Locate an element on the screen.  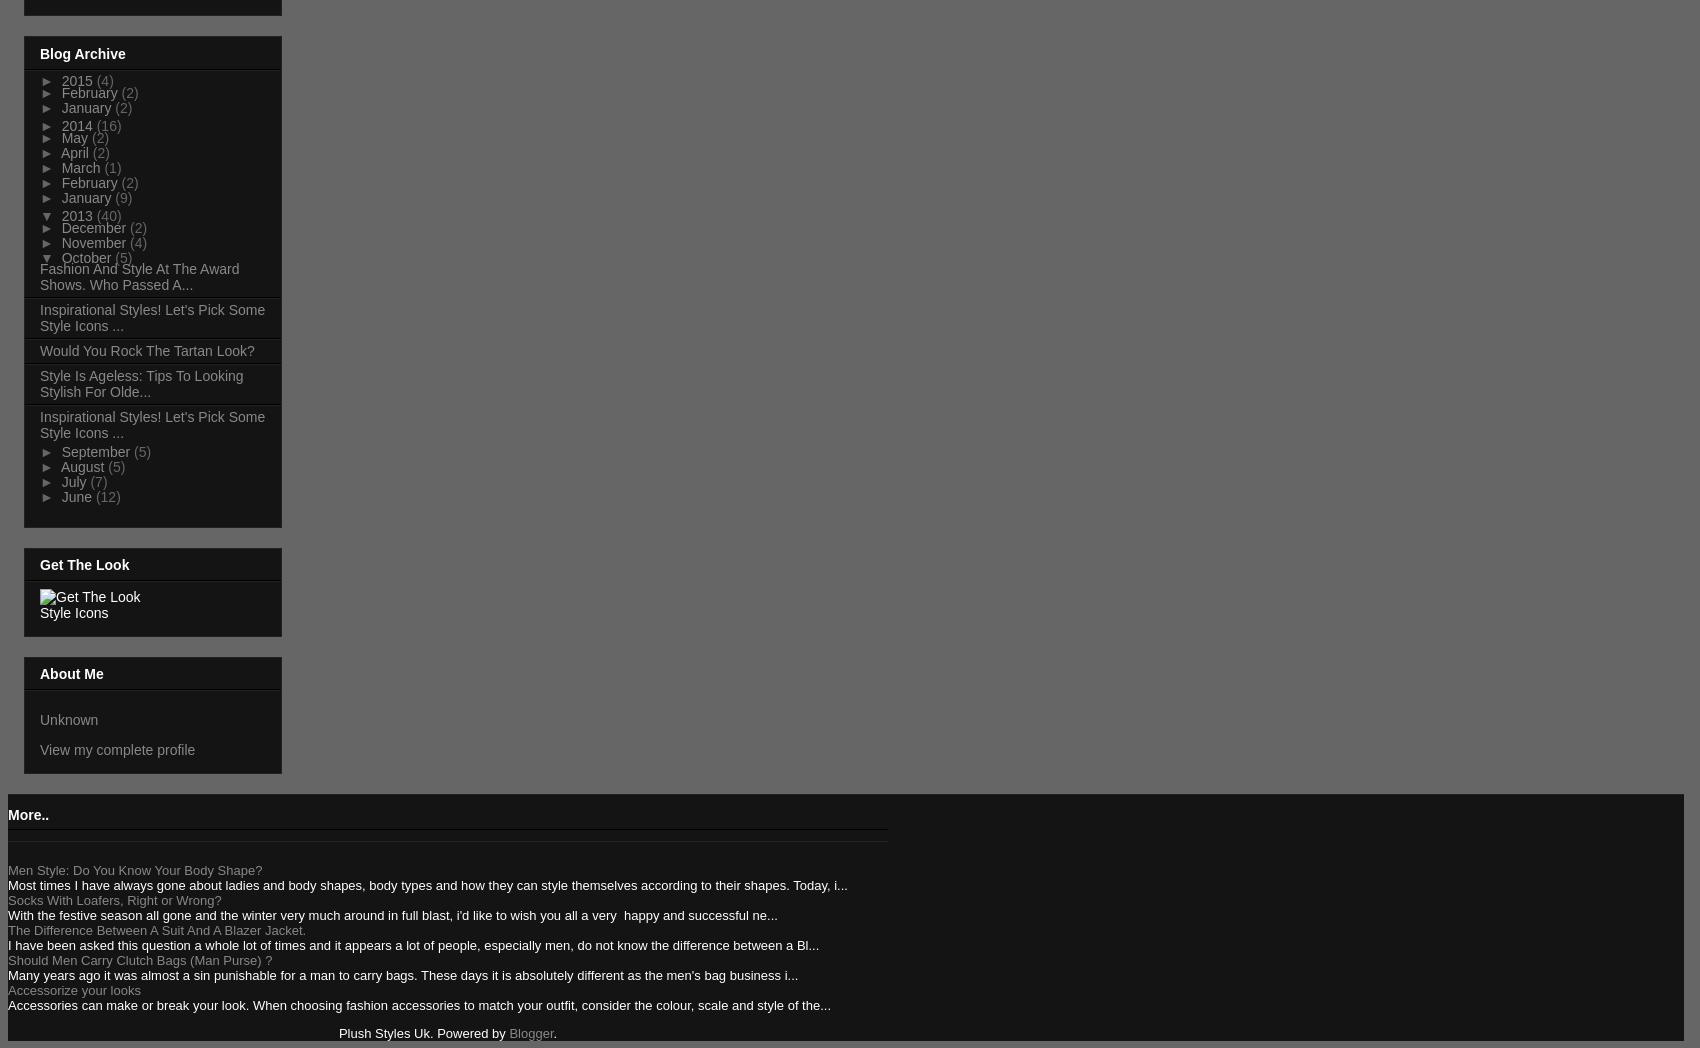
'More..' is located at coordinates (7, 814).